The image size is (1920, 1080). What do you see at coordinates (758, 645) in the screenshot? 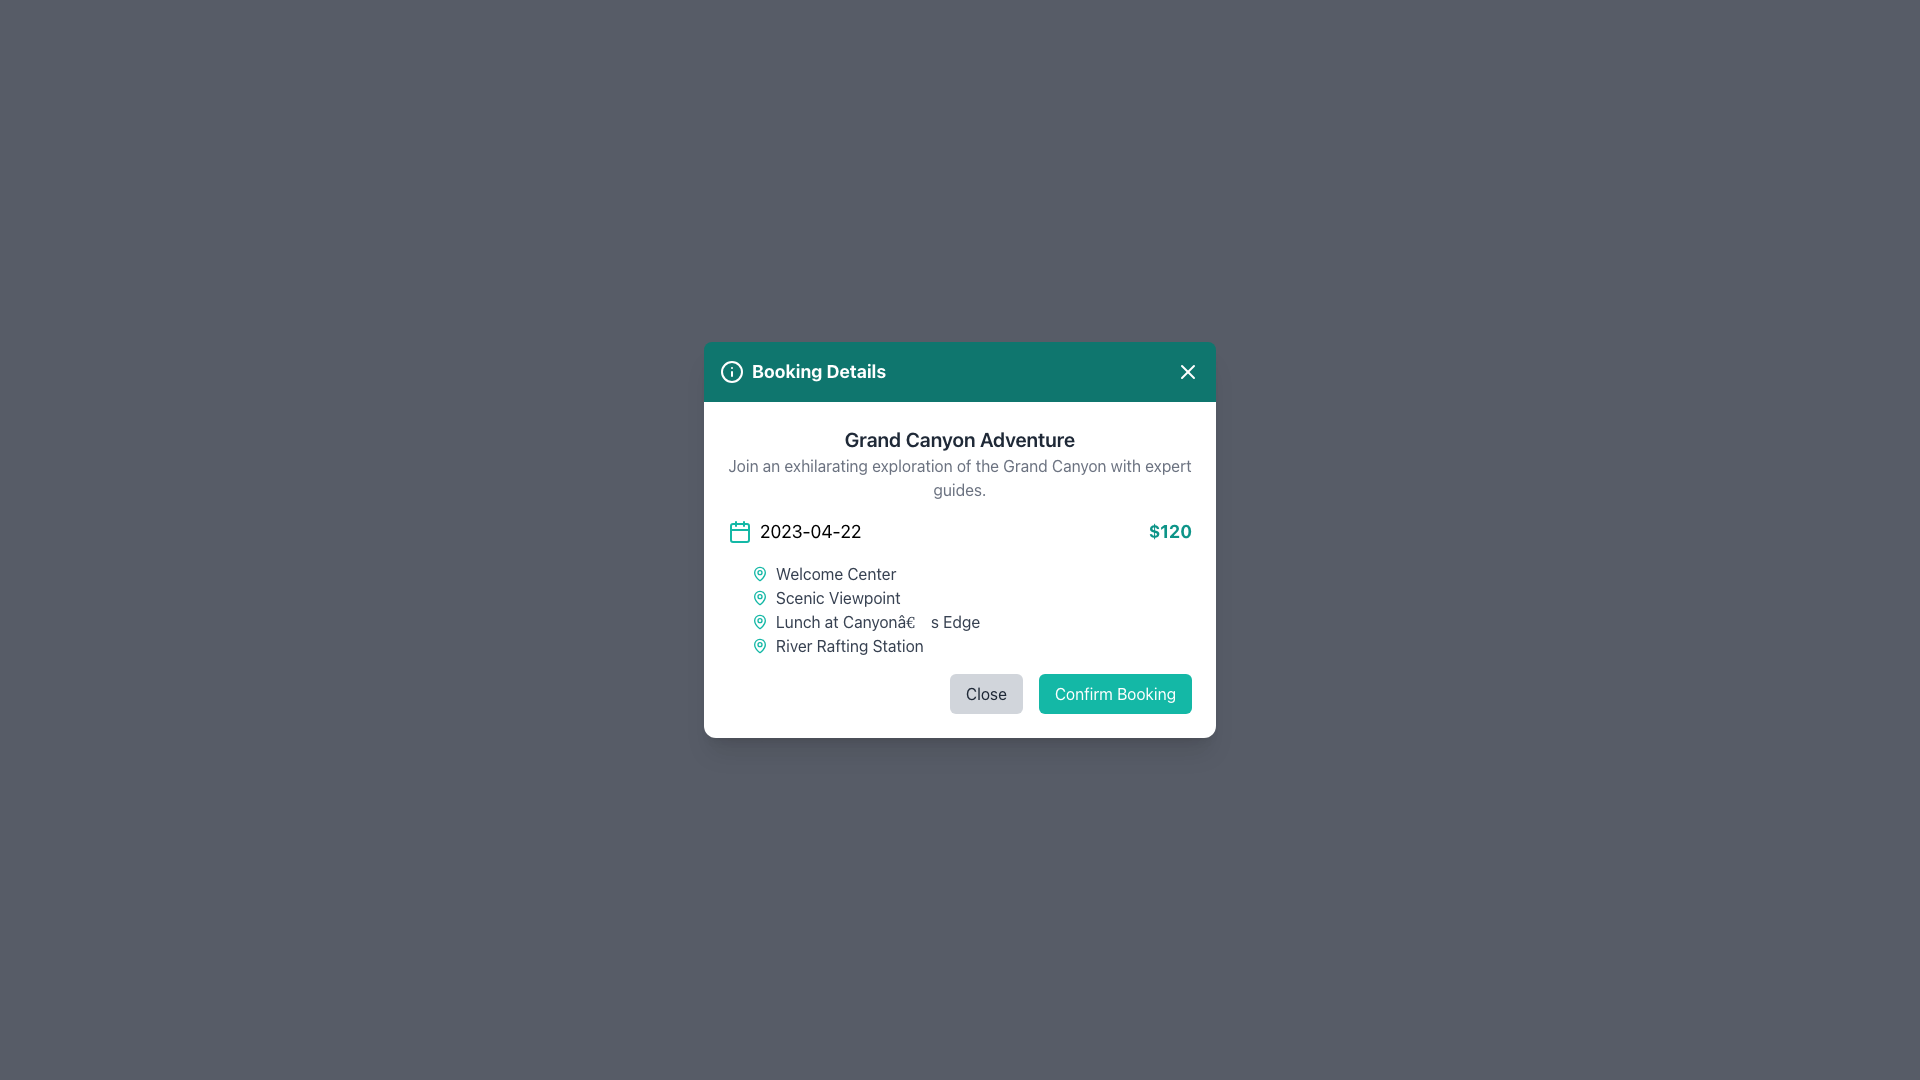
I see `the fourth icon associated with the text 'River Rafting Station' under the 'Booking Details' header` at bounding box center [758, 645].